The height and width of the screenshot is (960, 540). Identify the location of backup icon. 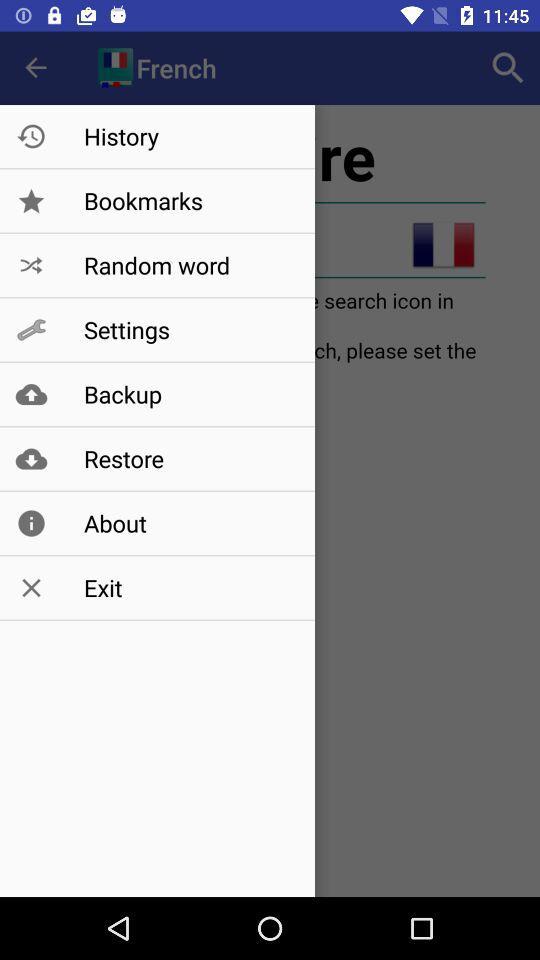
(189, 393).